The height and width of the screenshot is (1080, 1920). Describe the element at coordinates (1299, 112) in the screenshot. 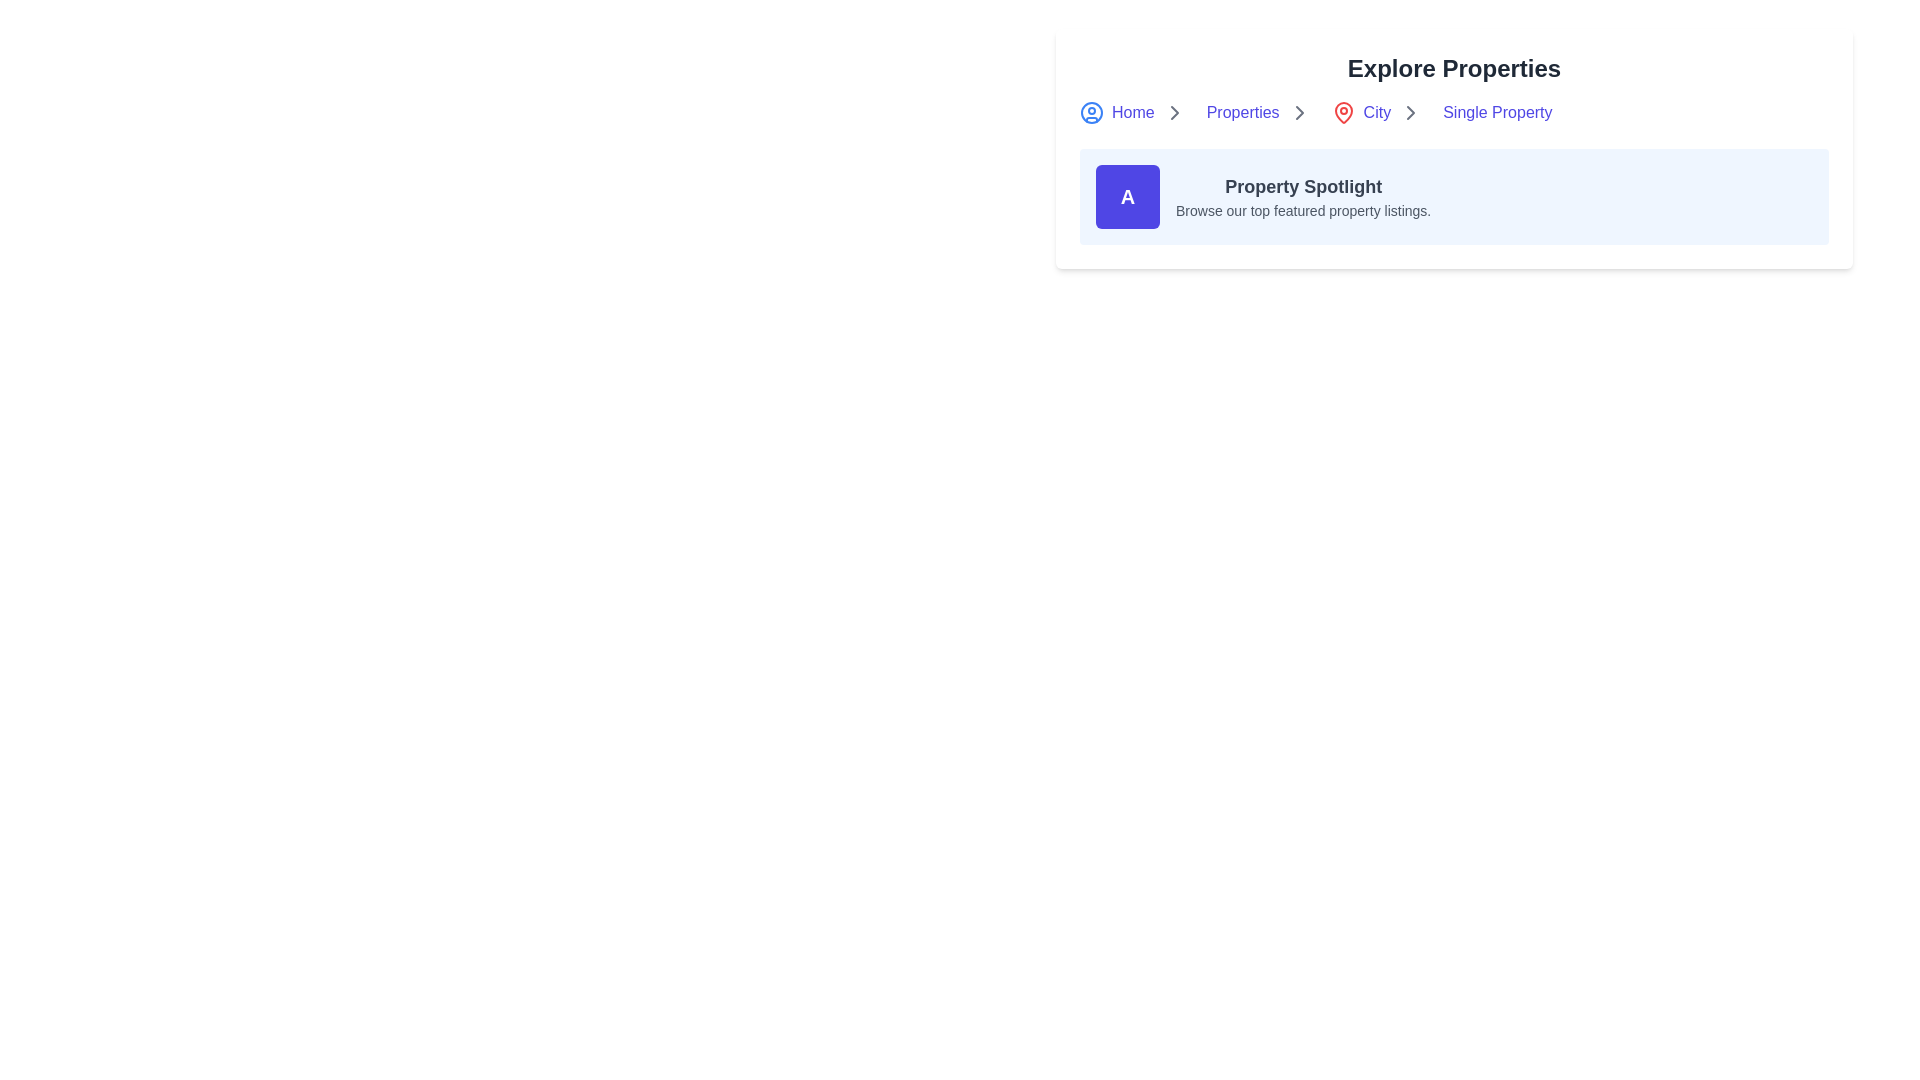

I see `the rightward-facing chevron arrow icon in the breadcrumb navigation system, located between the 'Properties' and 'City' labels` at that location.